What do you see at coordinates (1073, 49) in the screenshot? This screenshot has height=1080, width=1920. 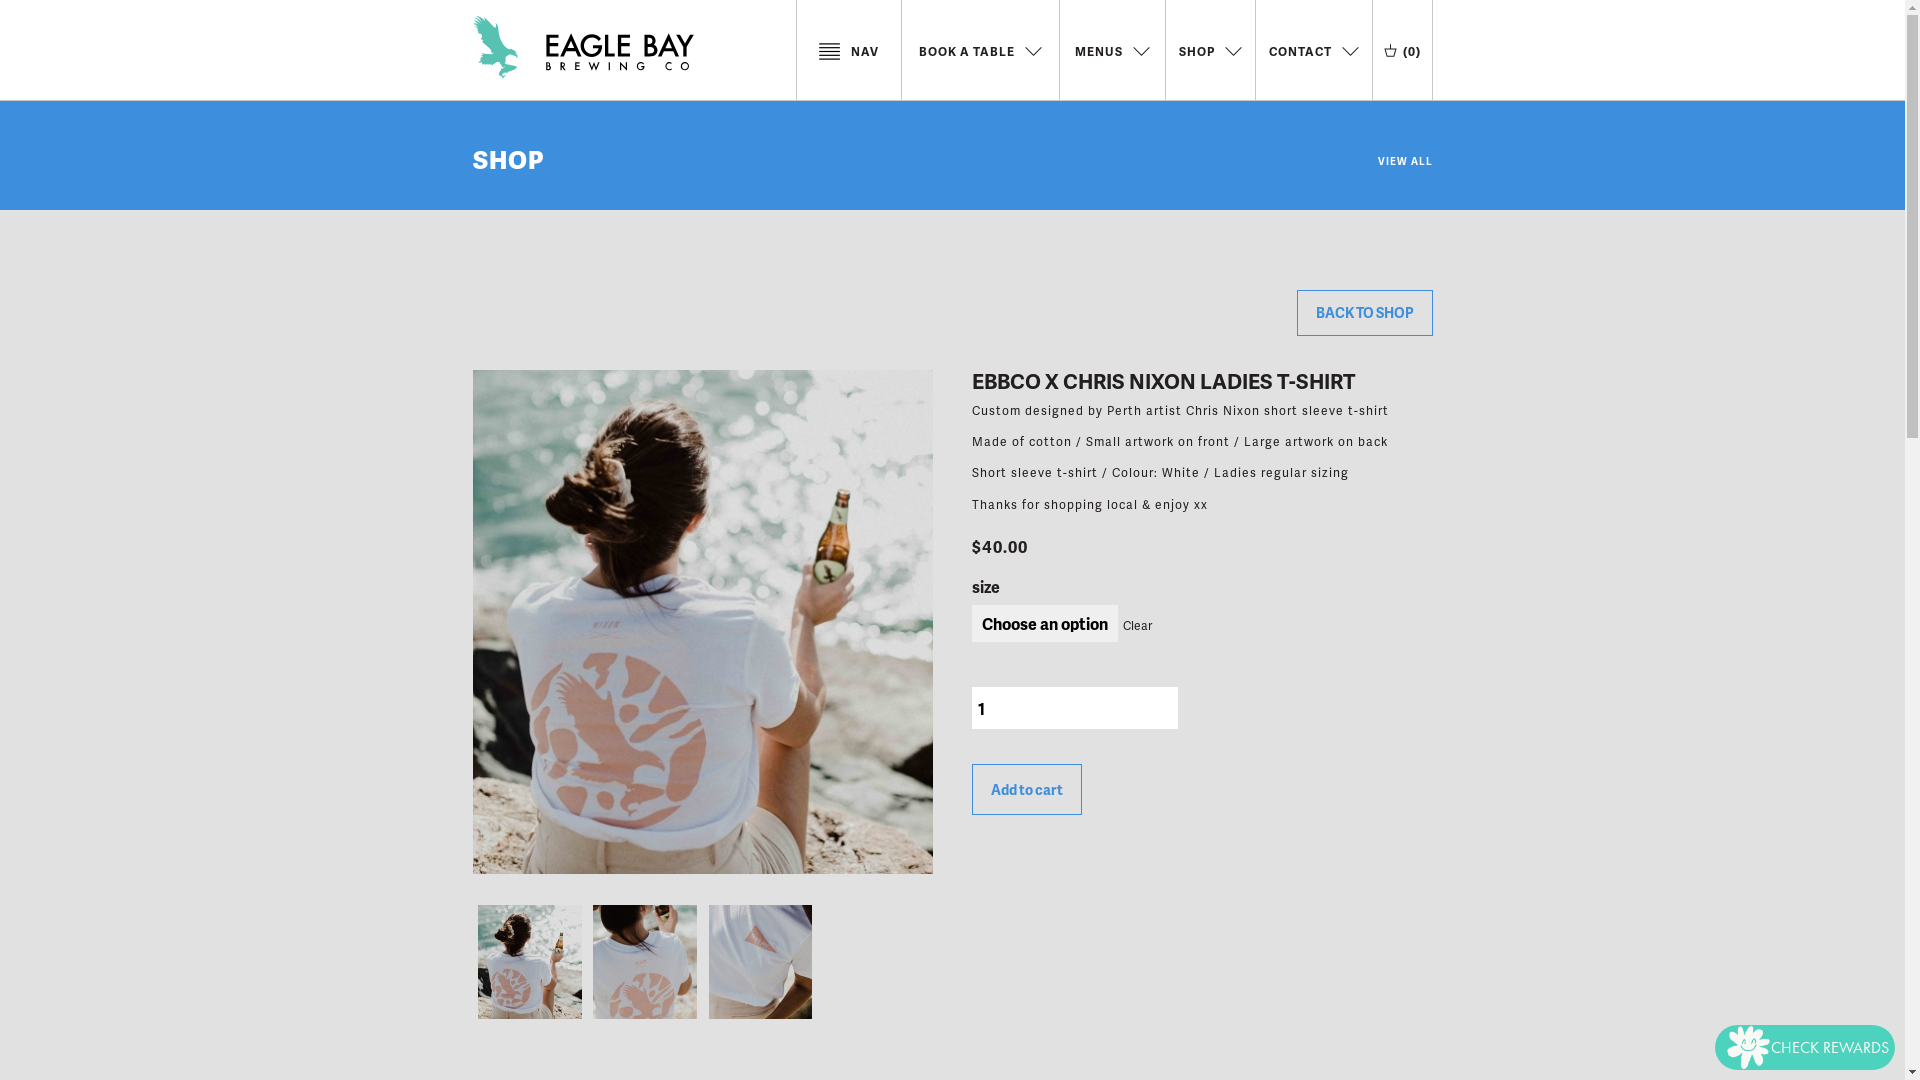 I see `'MENUS'` at bounding box center [1073, 49].